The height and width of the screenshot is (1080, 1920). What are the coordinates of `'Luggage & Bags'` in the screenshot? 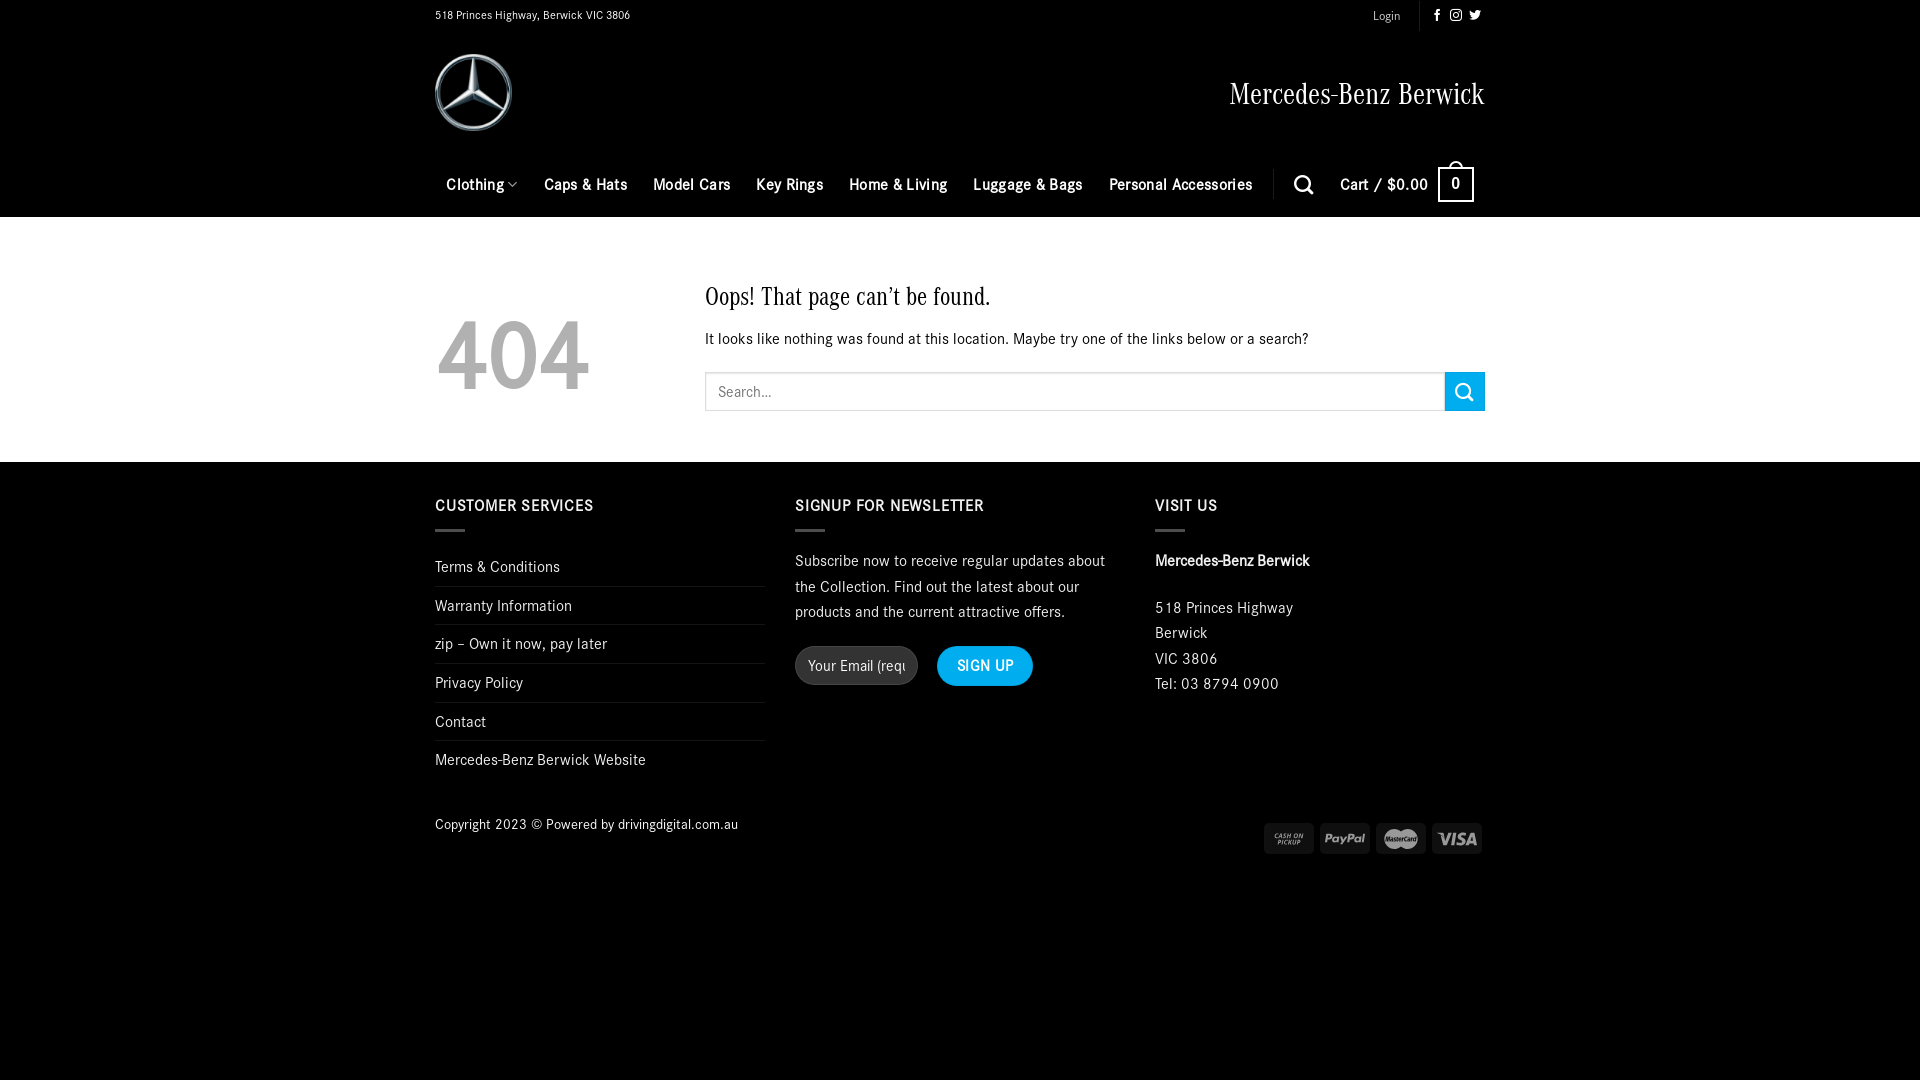 It's located at (1027, 184).